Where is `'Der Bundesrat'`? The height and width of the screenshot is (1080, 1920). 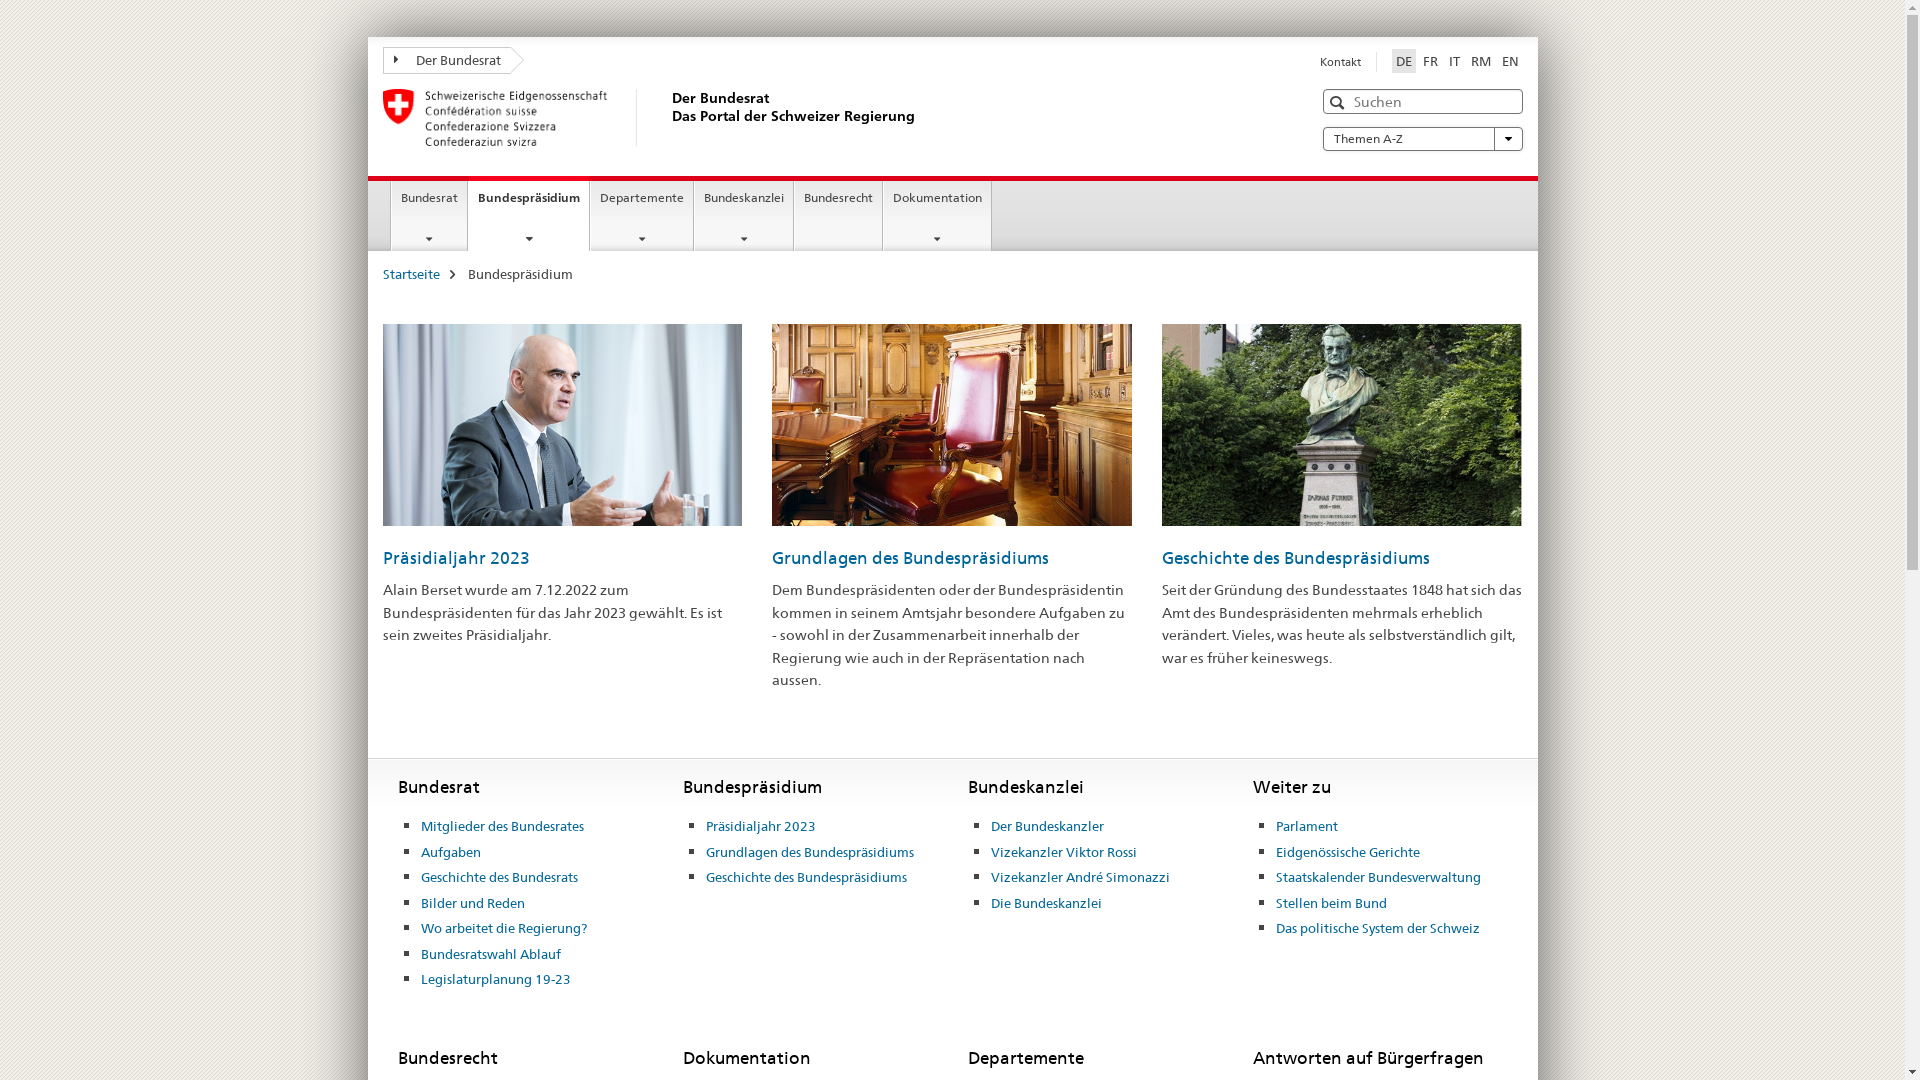 'Der Bundesrat' is located at coordinates (445, 59).